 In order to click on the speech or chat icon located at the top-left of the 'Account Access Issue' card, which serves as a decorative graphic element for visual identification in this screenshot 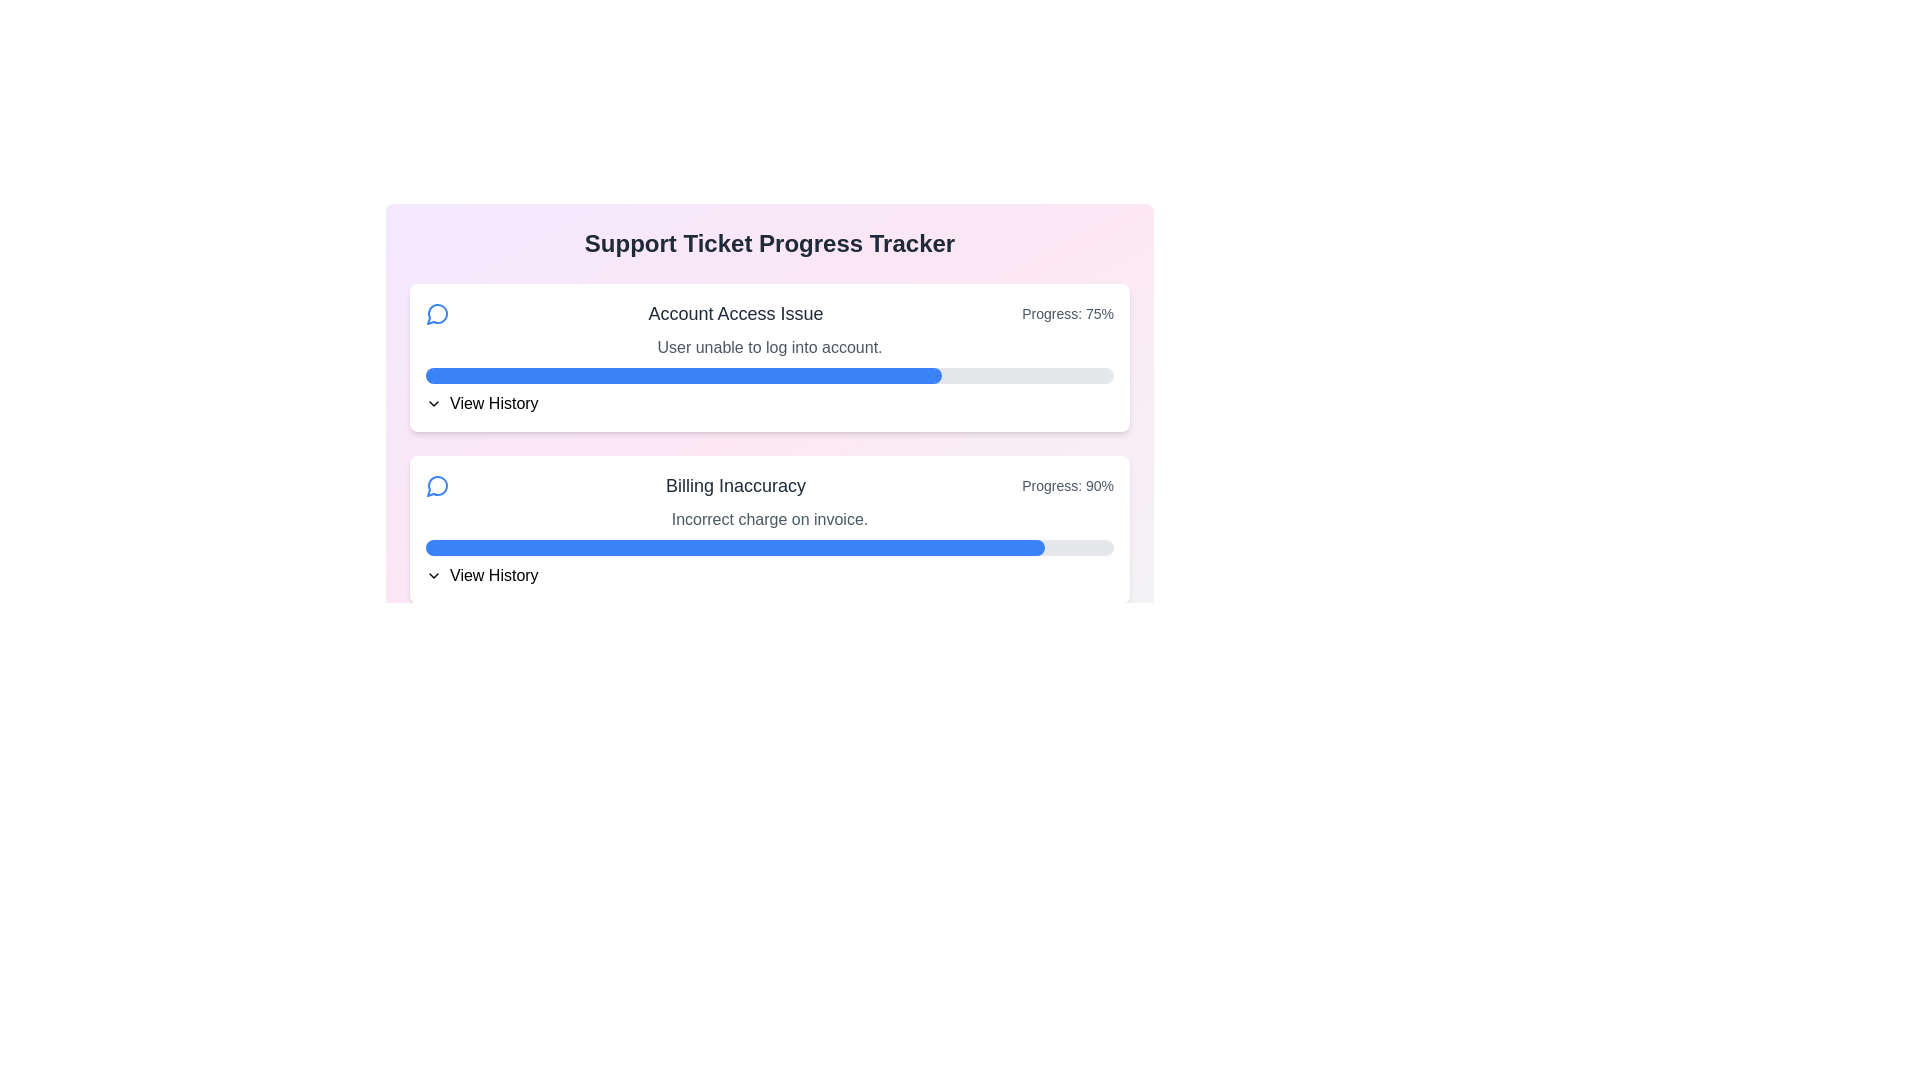, I will do `click(436, 486)`.